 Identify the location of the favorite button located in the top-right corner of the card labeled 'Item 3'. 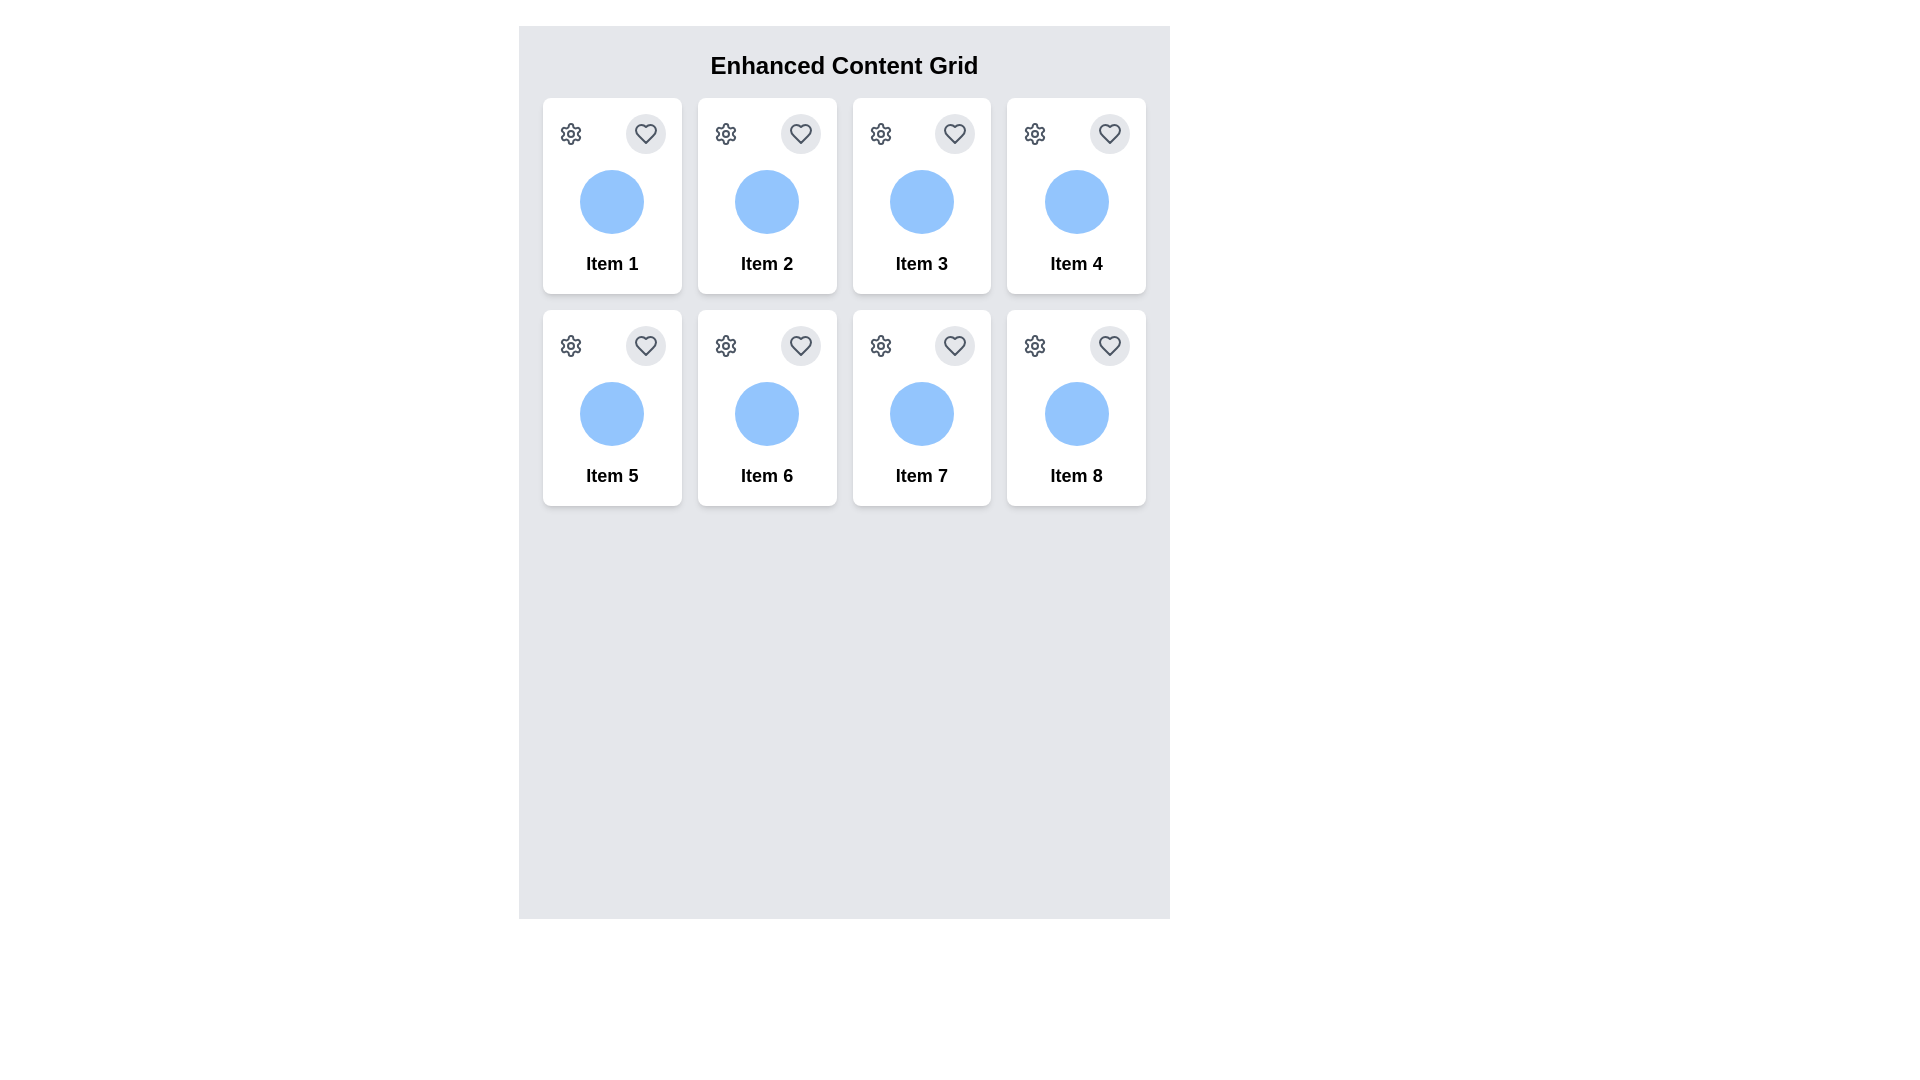
(954, 134).